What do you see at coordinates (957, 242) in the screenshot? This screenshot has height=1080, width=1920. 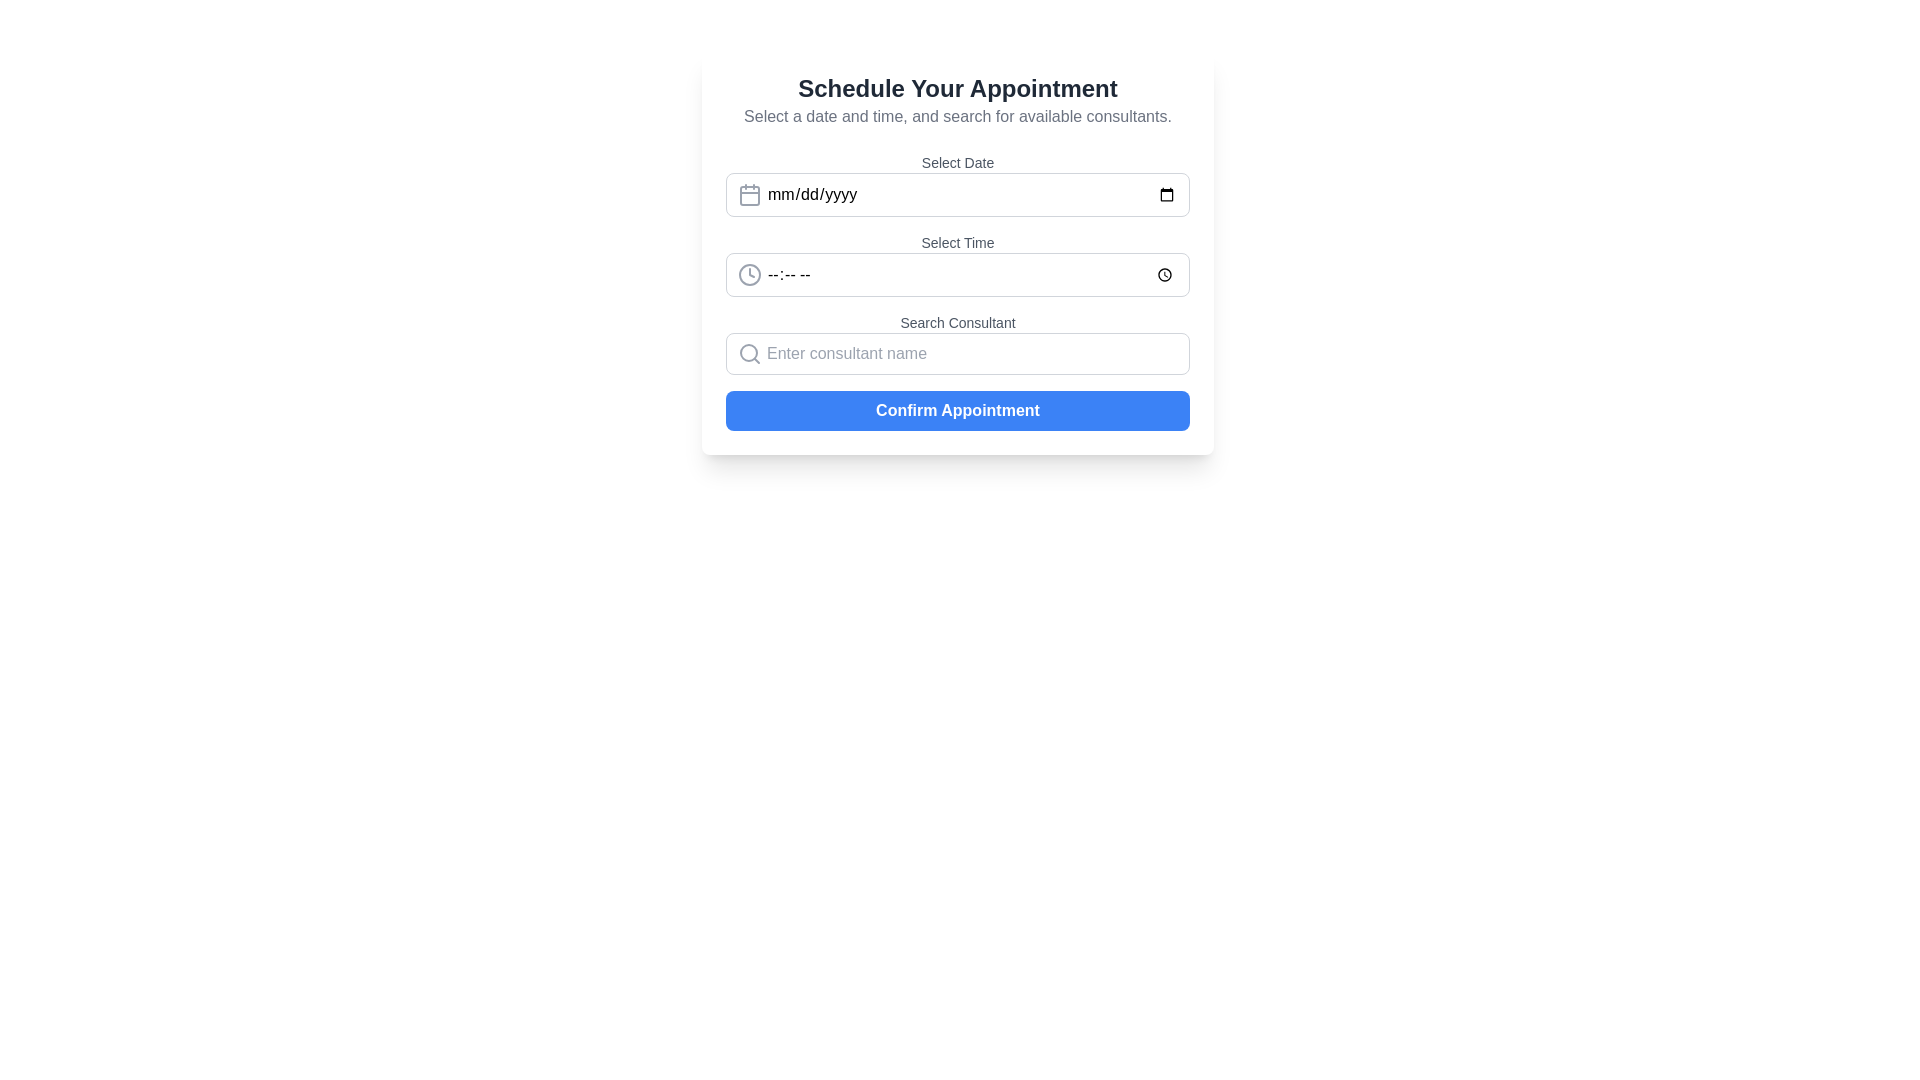 I see `the 'Select Time' label, which is a medium-sized gray text label positioned above the time input field` at bounding box center [957, 242].